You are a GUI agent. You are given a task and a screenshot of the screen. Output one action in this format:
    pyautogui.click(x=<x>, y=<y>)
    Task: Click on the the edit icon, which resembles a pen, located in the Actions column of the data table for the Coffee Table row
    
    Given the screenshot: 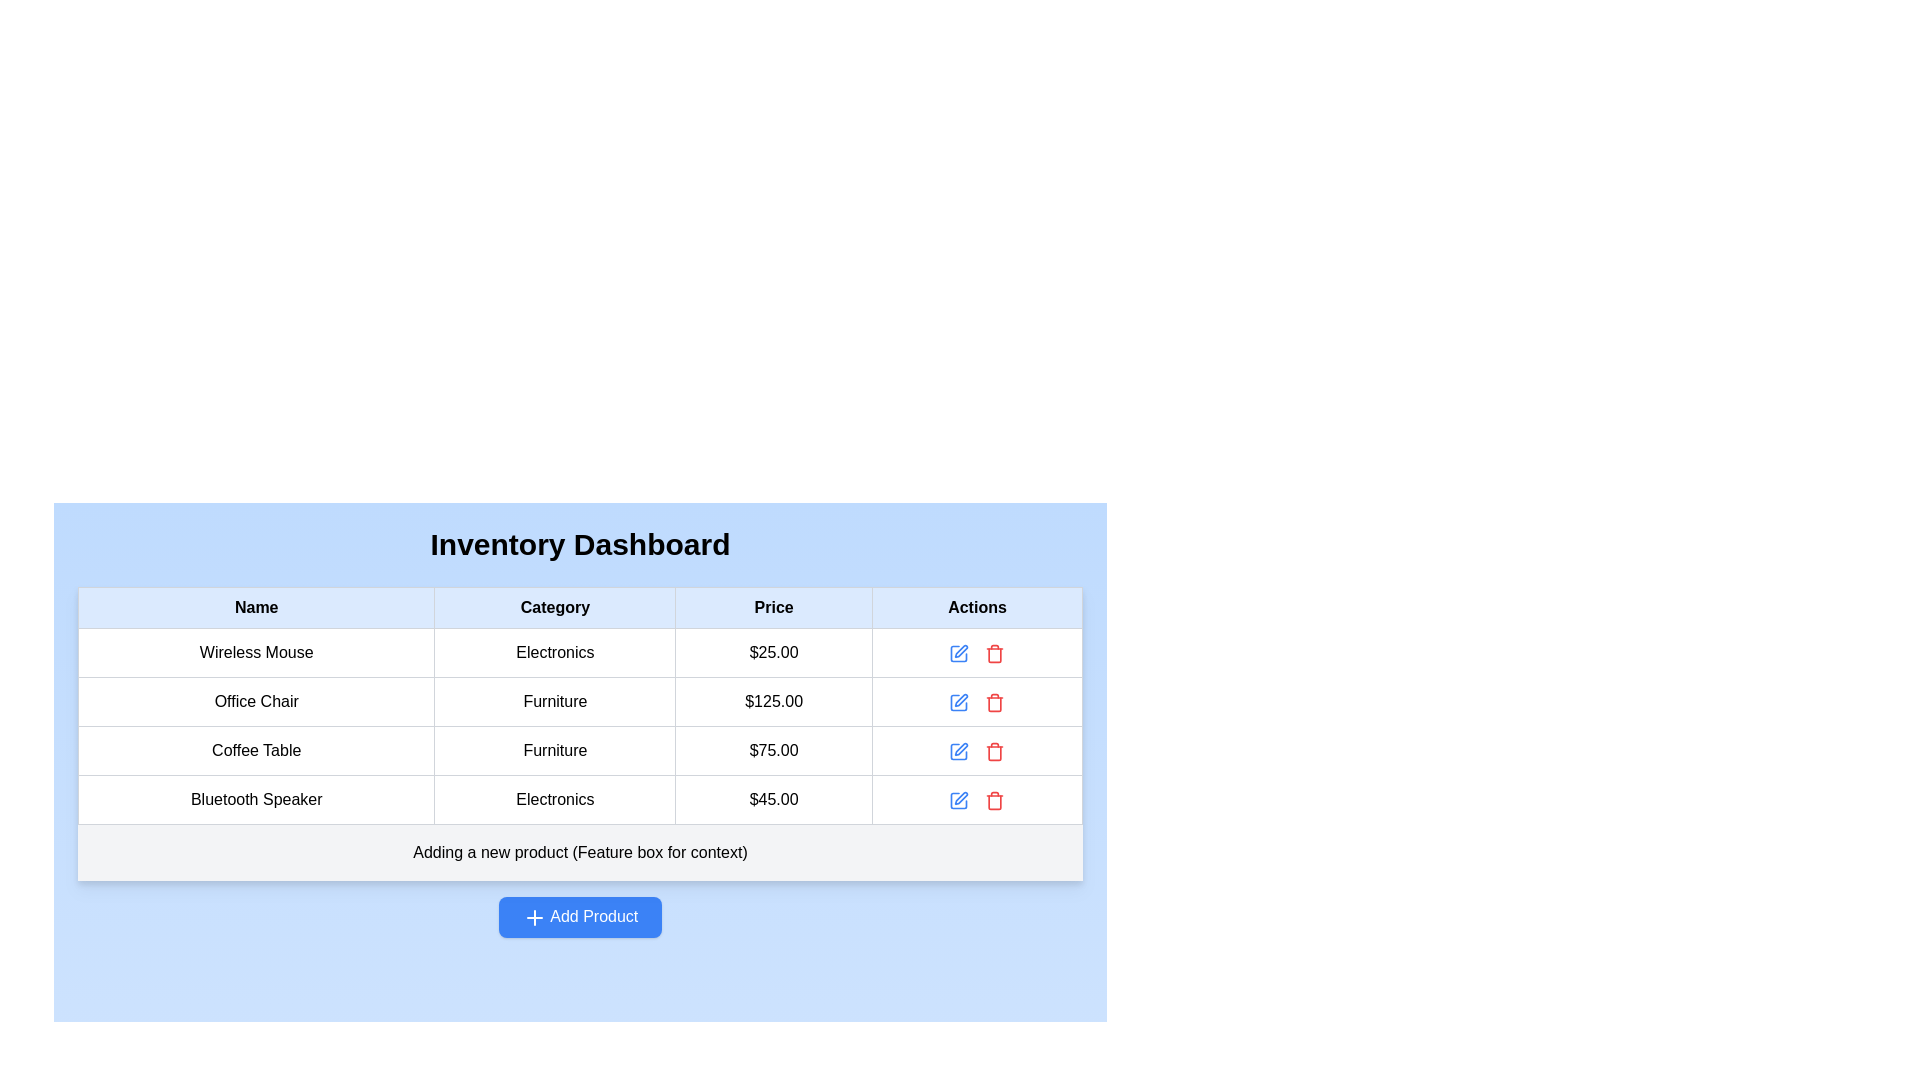 What is the action you would take?
    pyautogui.click(x=958, y=751)
    